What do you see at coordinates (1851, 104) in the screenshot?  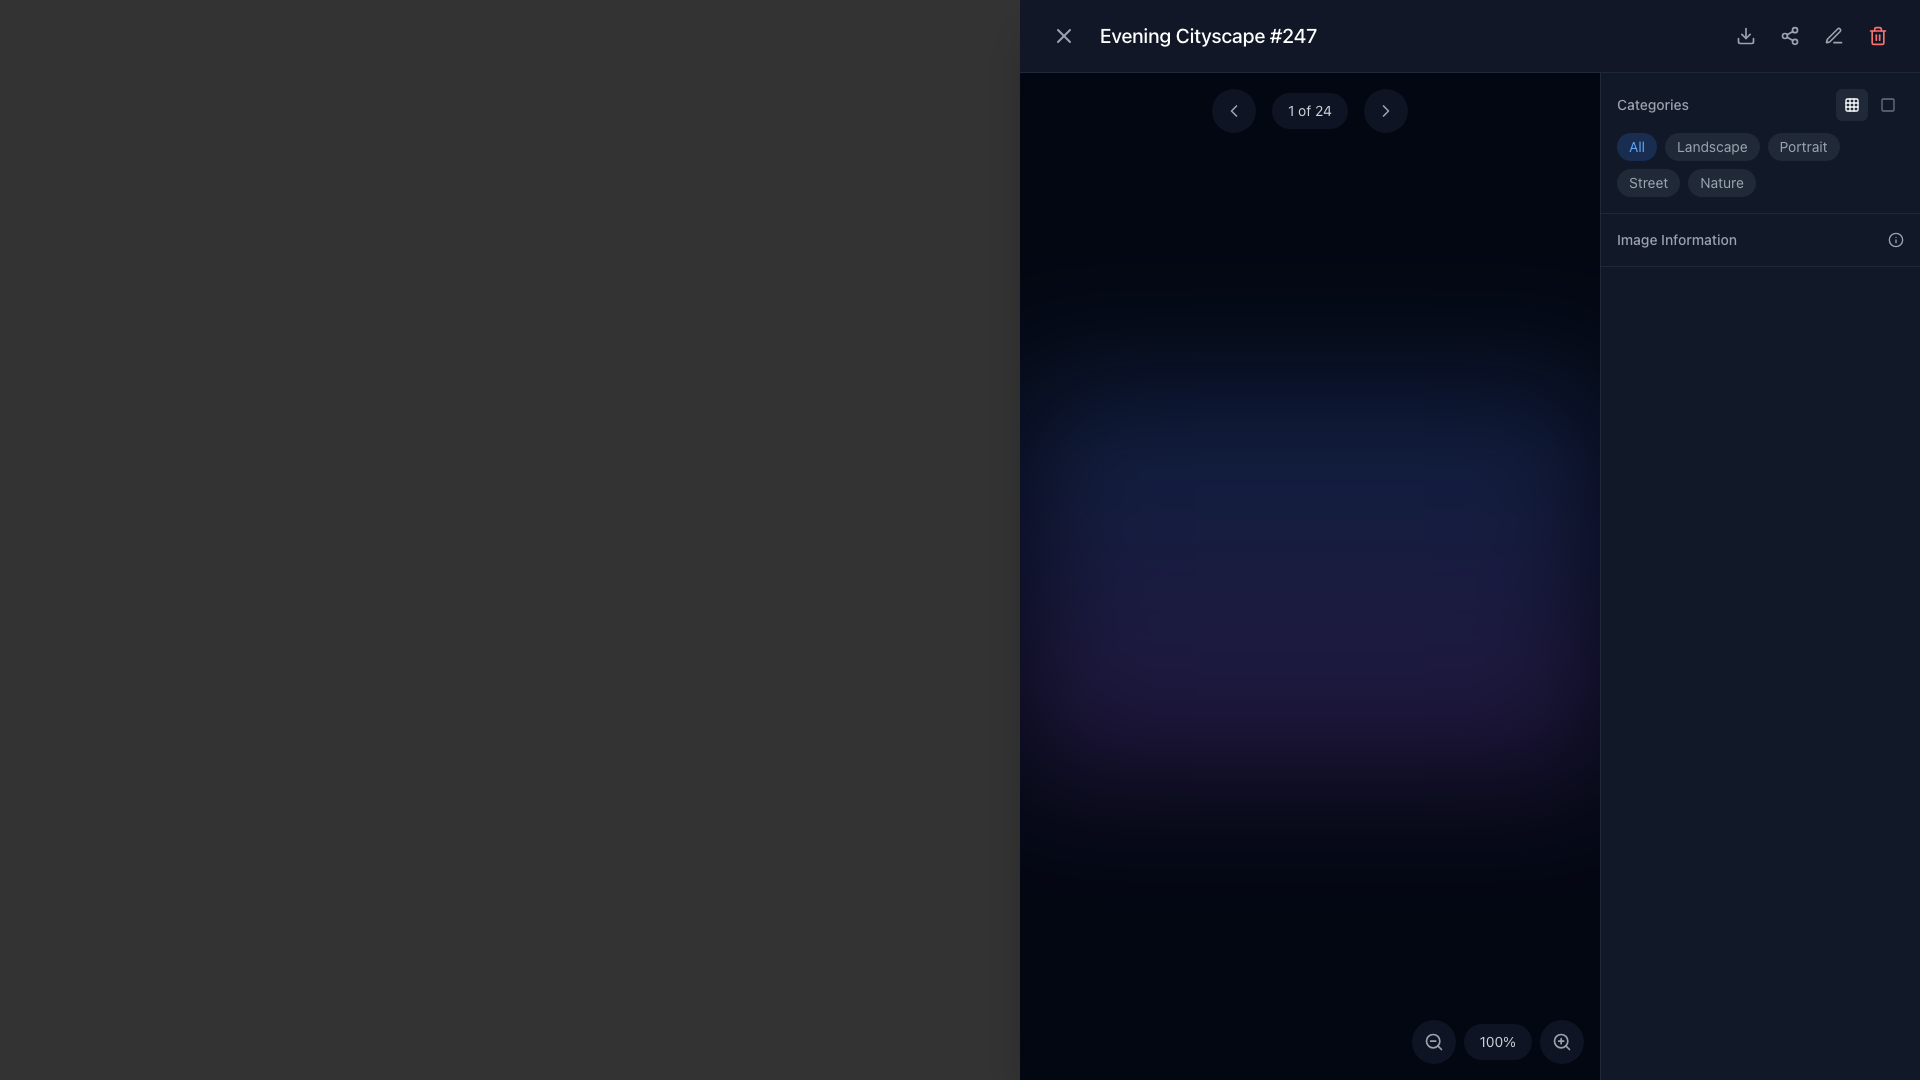 I see `the rectangular button with rounded corners and a grid icon` at bounding box center [1851, 104].